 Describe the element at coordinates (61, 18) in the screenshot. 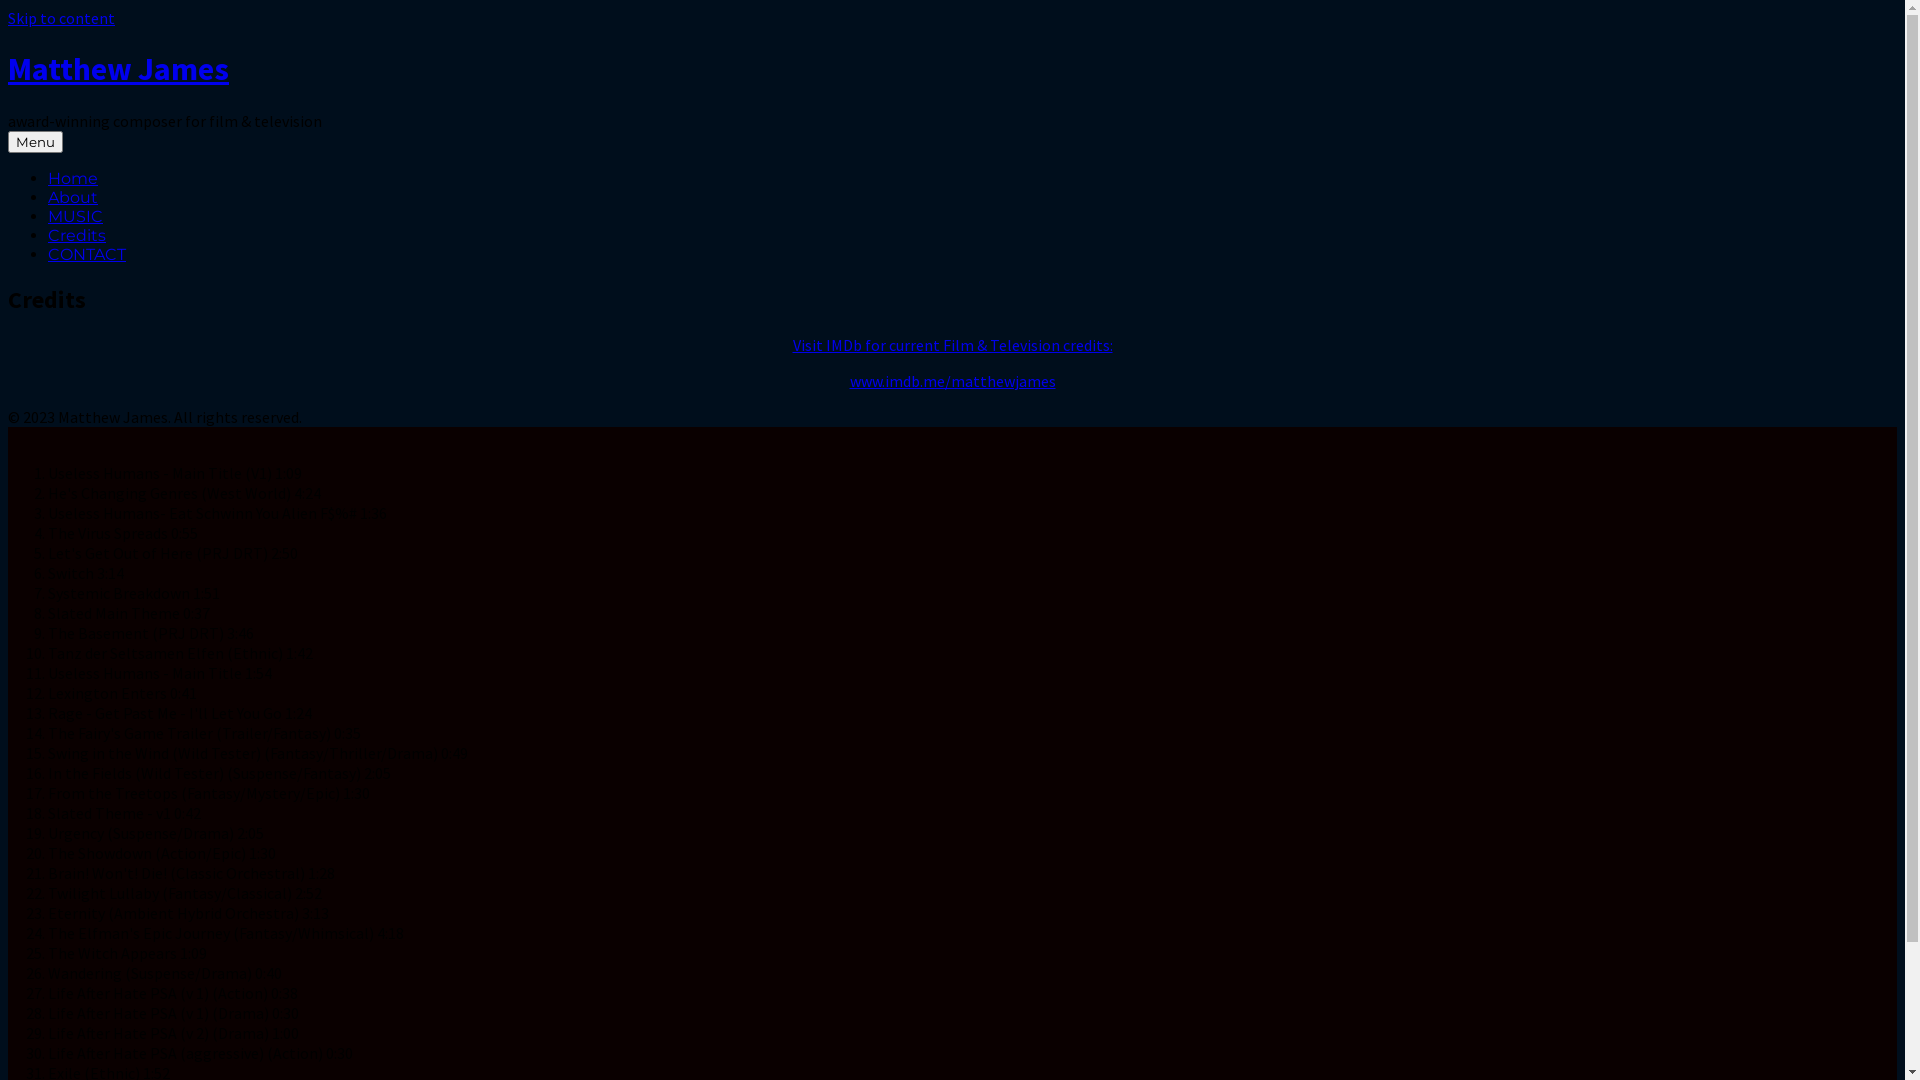

I see `'Skip to content'` at that location.